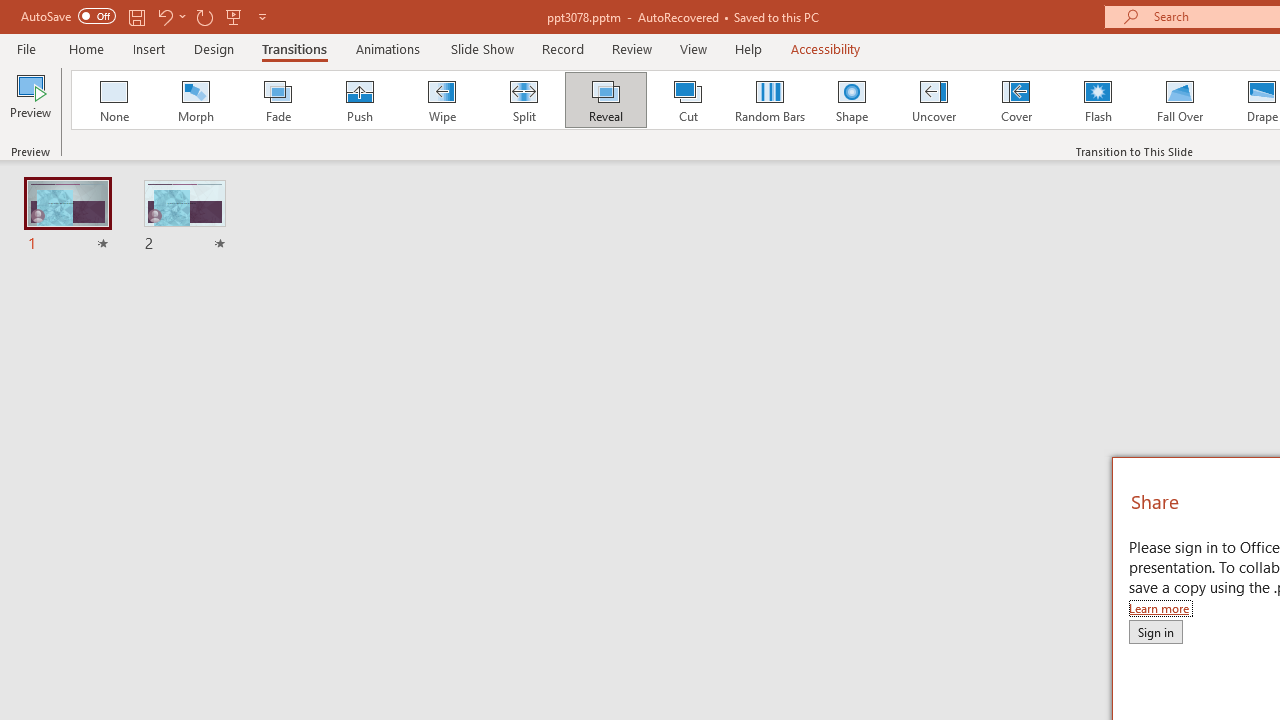 The image size is (1280, 720). I want to click on 'Fall Over', so click(1180, 100).